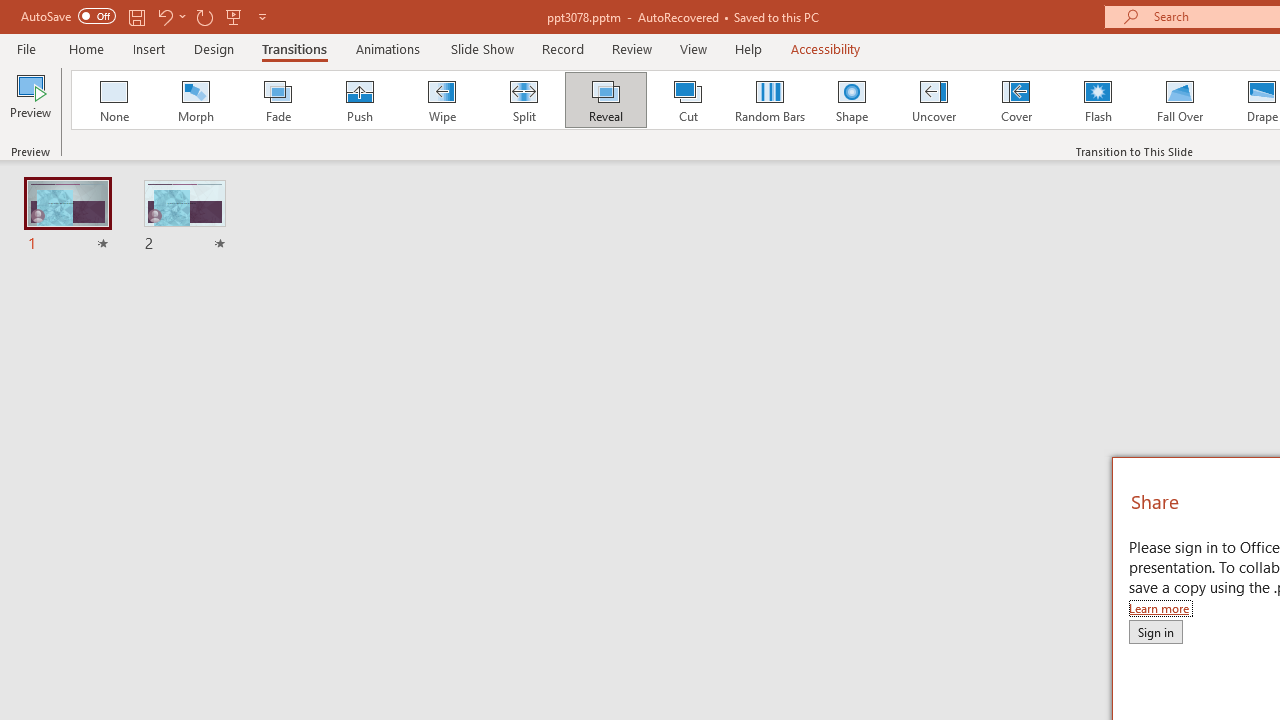 The image size is (1280, 720). I want to click on 'Fall Over', so click(1180, 100).